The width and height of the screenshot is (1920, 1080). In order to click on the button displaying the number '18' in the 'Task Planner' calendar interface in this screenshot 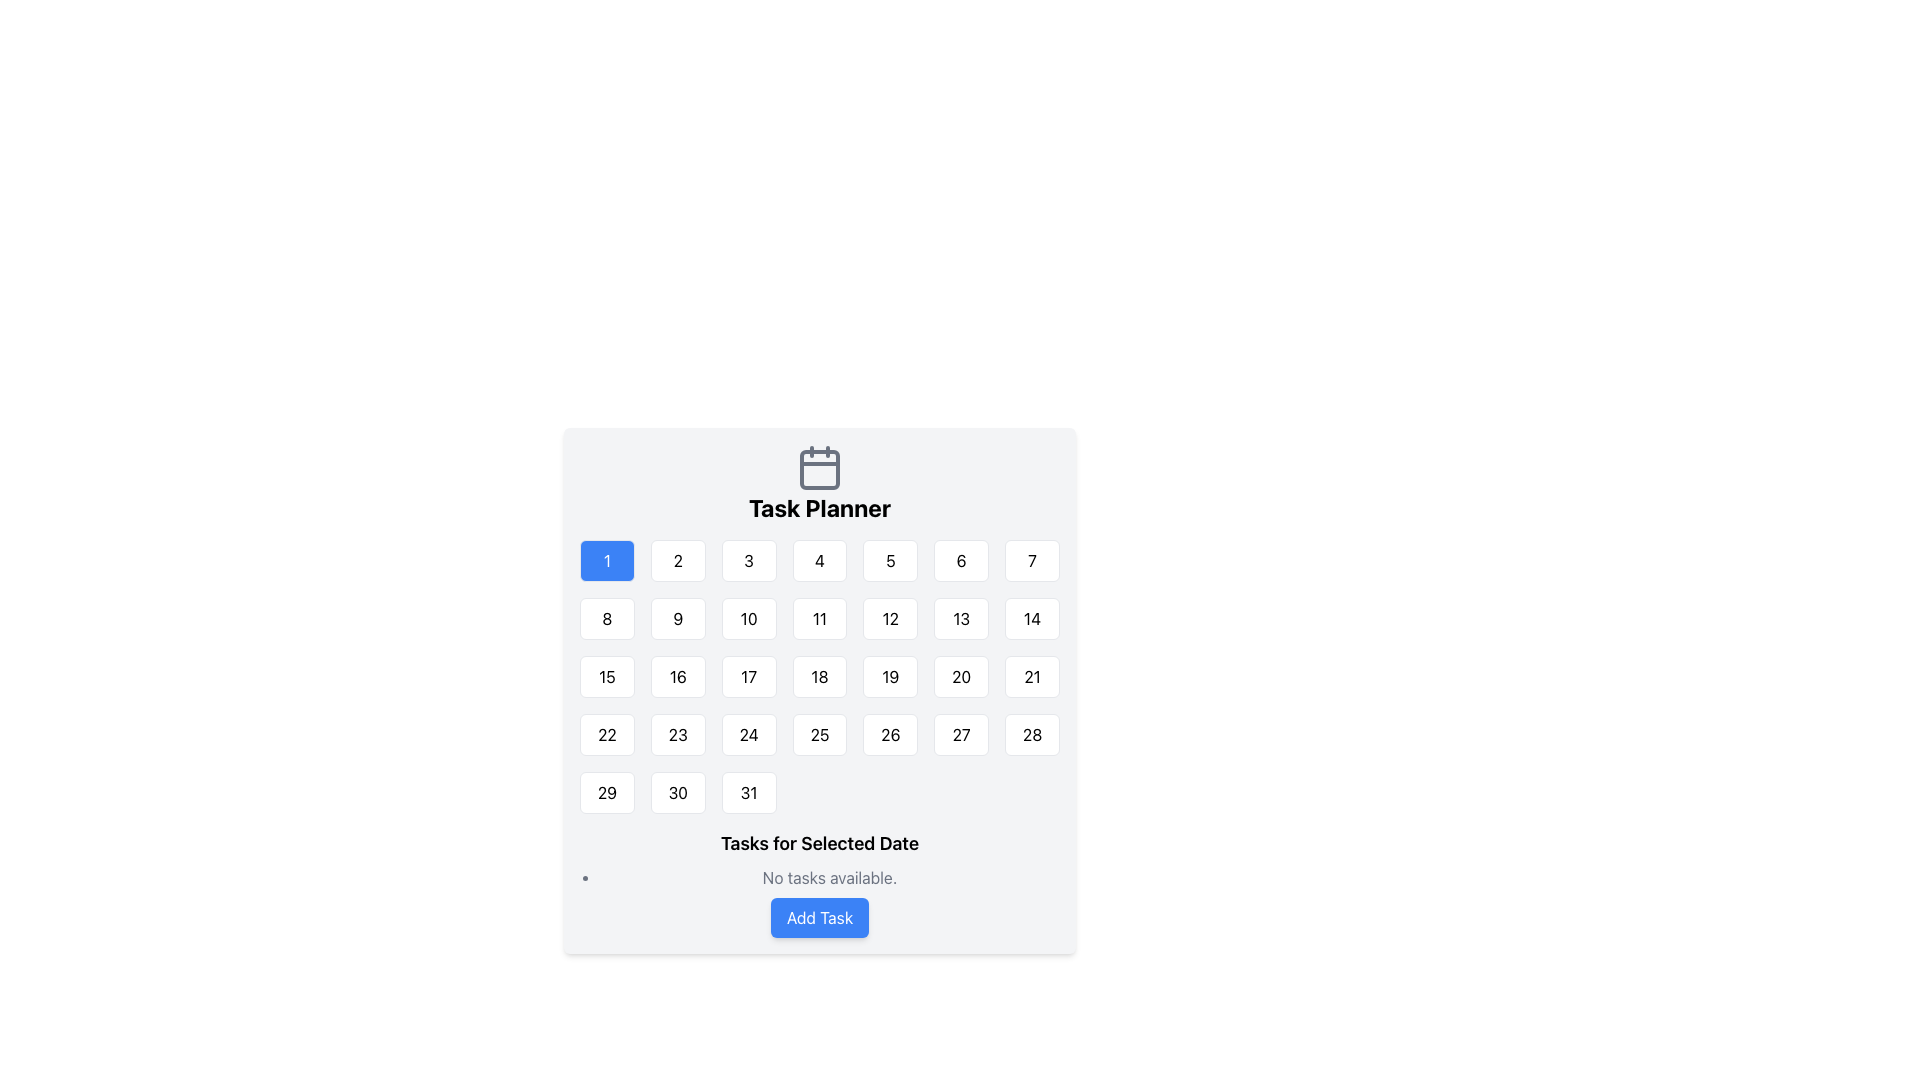, I will do `click(820, 676)`.